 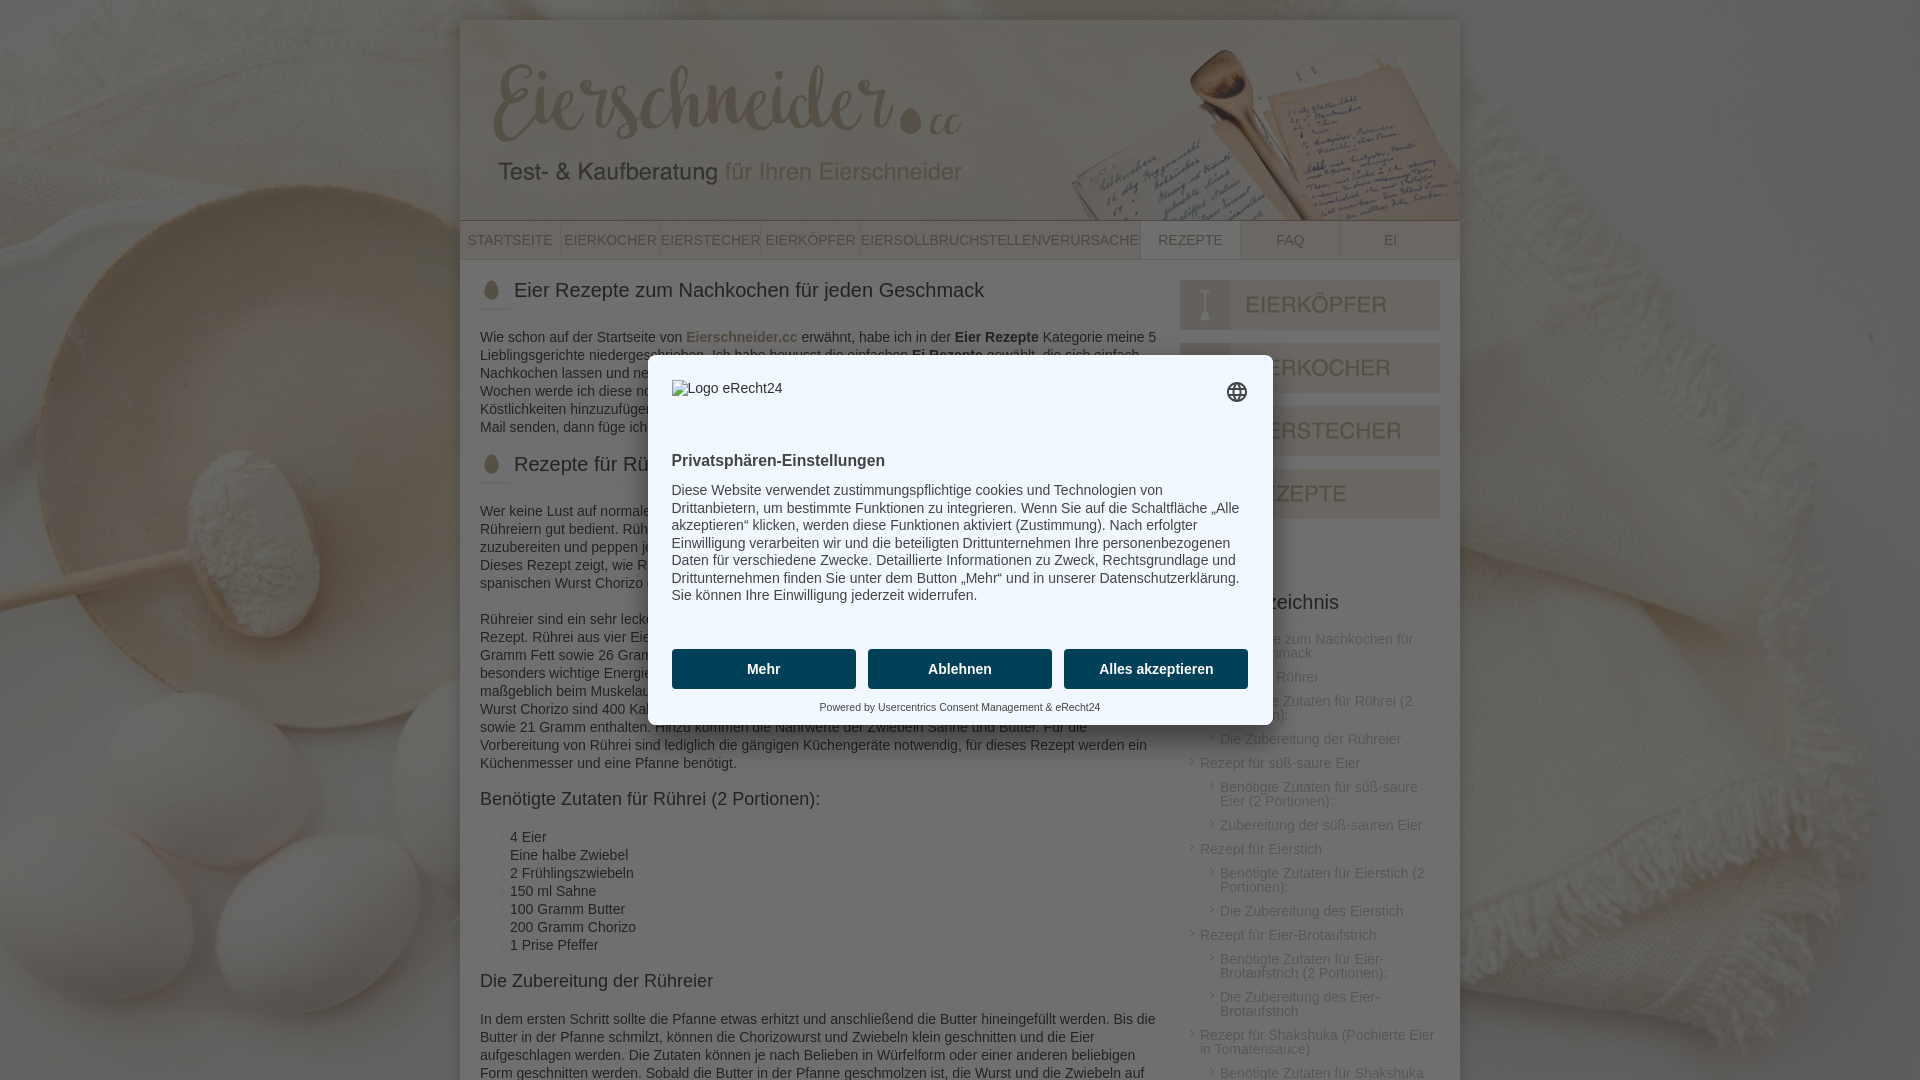 I want to click on 'Rezepte', so click(x=1310, y=497).